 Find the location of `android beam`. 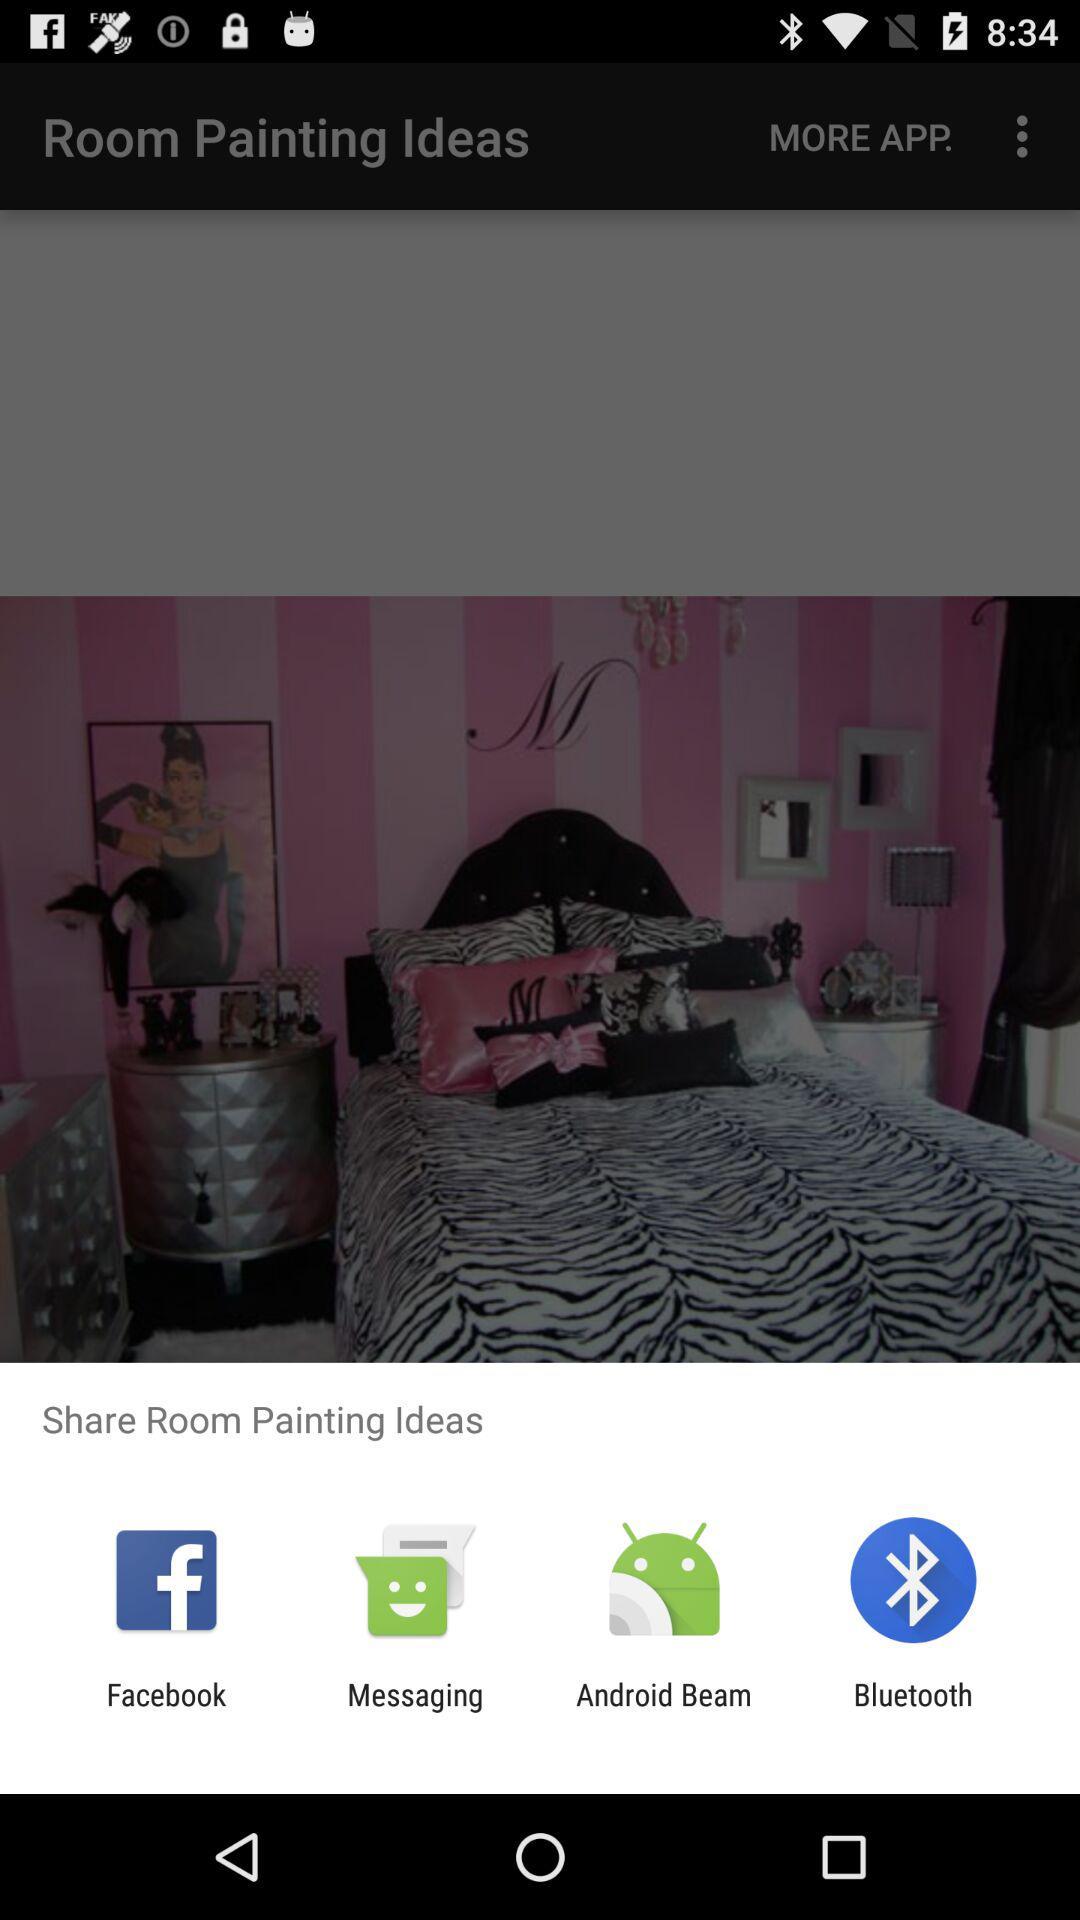

android beam is located at coordinates (664, 1711).